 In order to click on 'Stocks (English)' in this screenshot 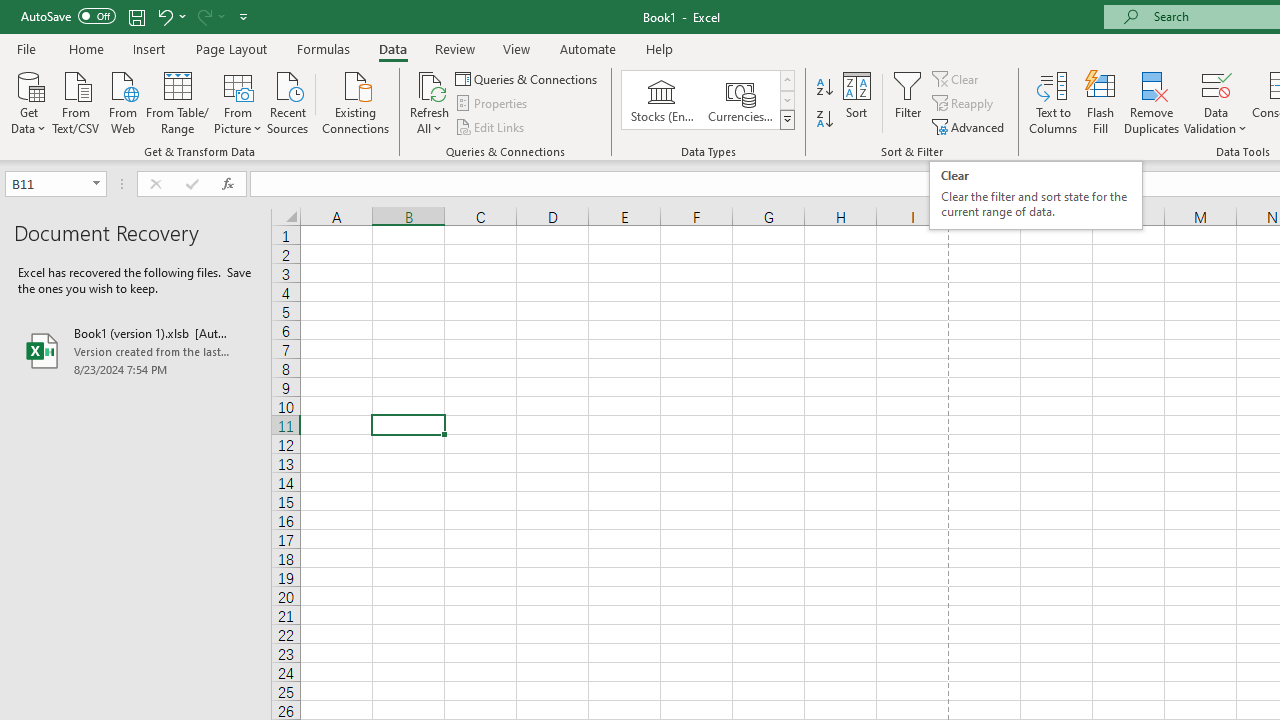, I will do `click(662, 100)`.